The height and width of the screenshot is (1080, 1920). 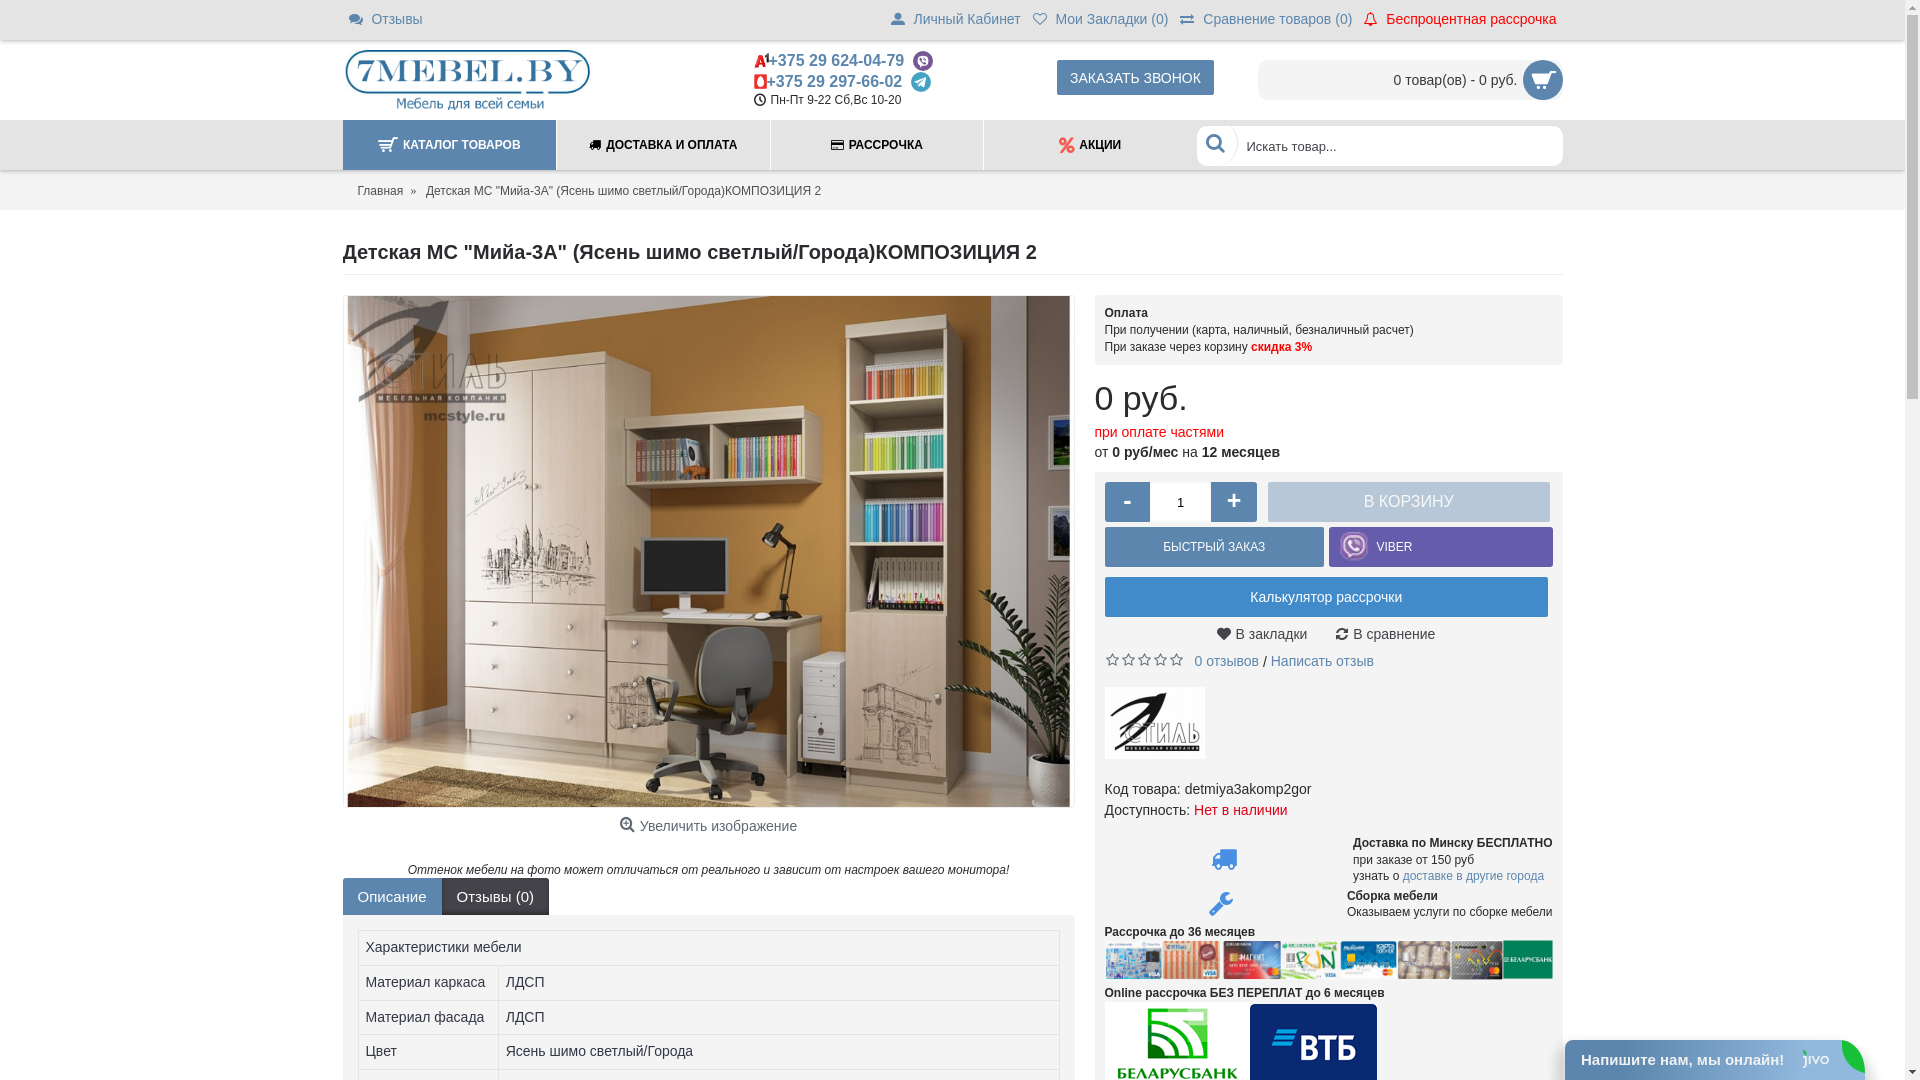 I want to click on '+375 29 624-04-79', so click(x=835, y=59).